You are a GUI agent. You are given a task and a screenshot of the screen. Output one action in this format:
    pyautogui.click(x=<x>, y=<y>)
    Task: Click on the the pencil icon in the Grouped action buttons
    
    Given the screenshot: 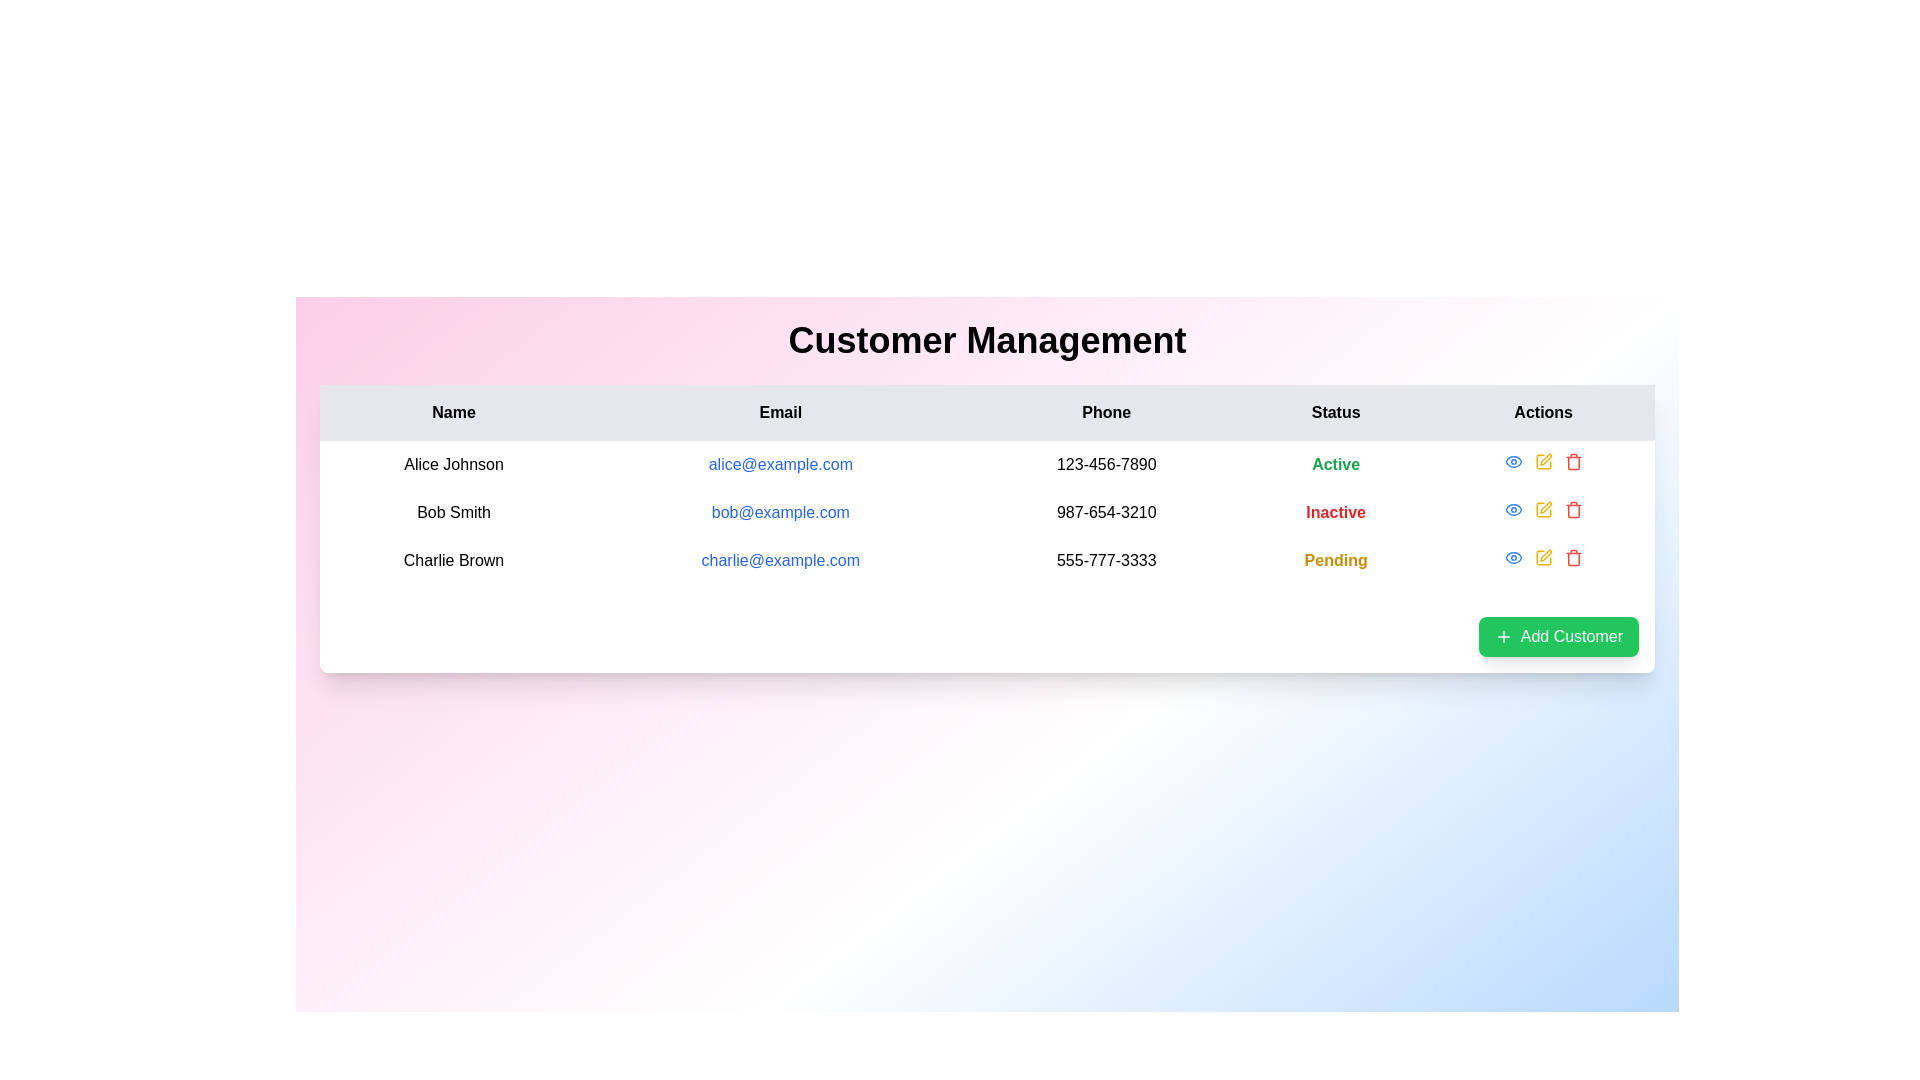 What is the action you would take?
    pyautogui.click(x=1542, y=508)
    